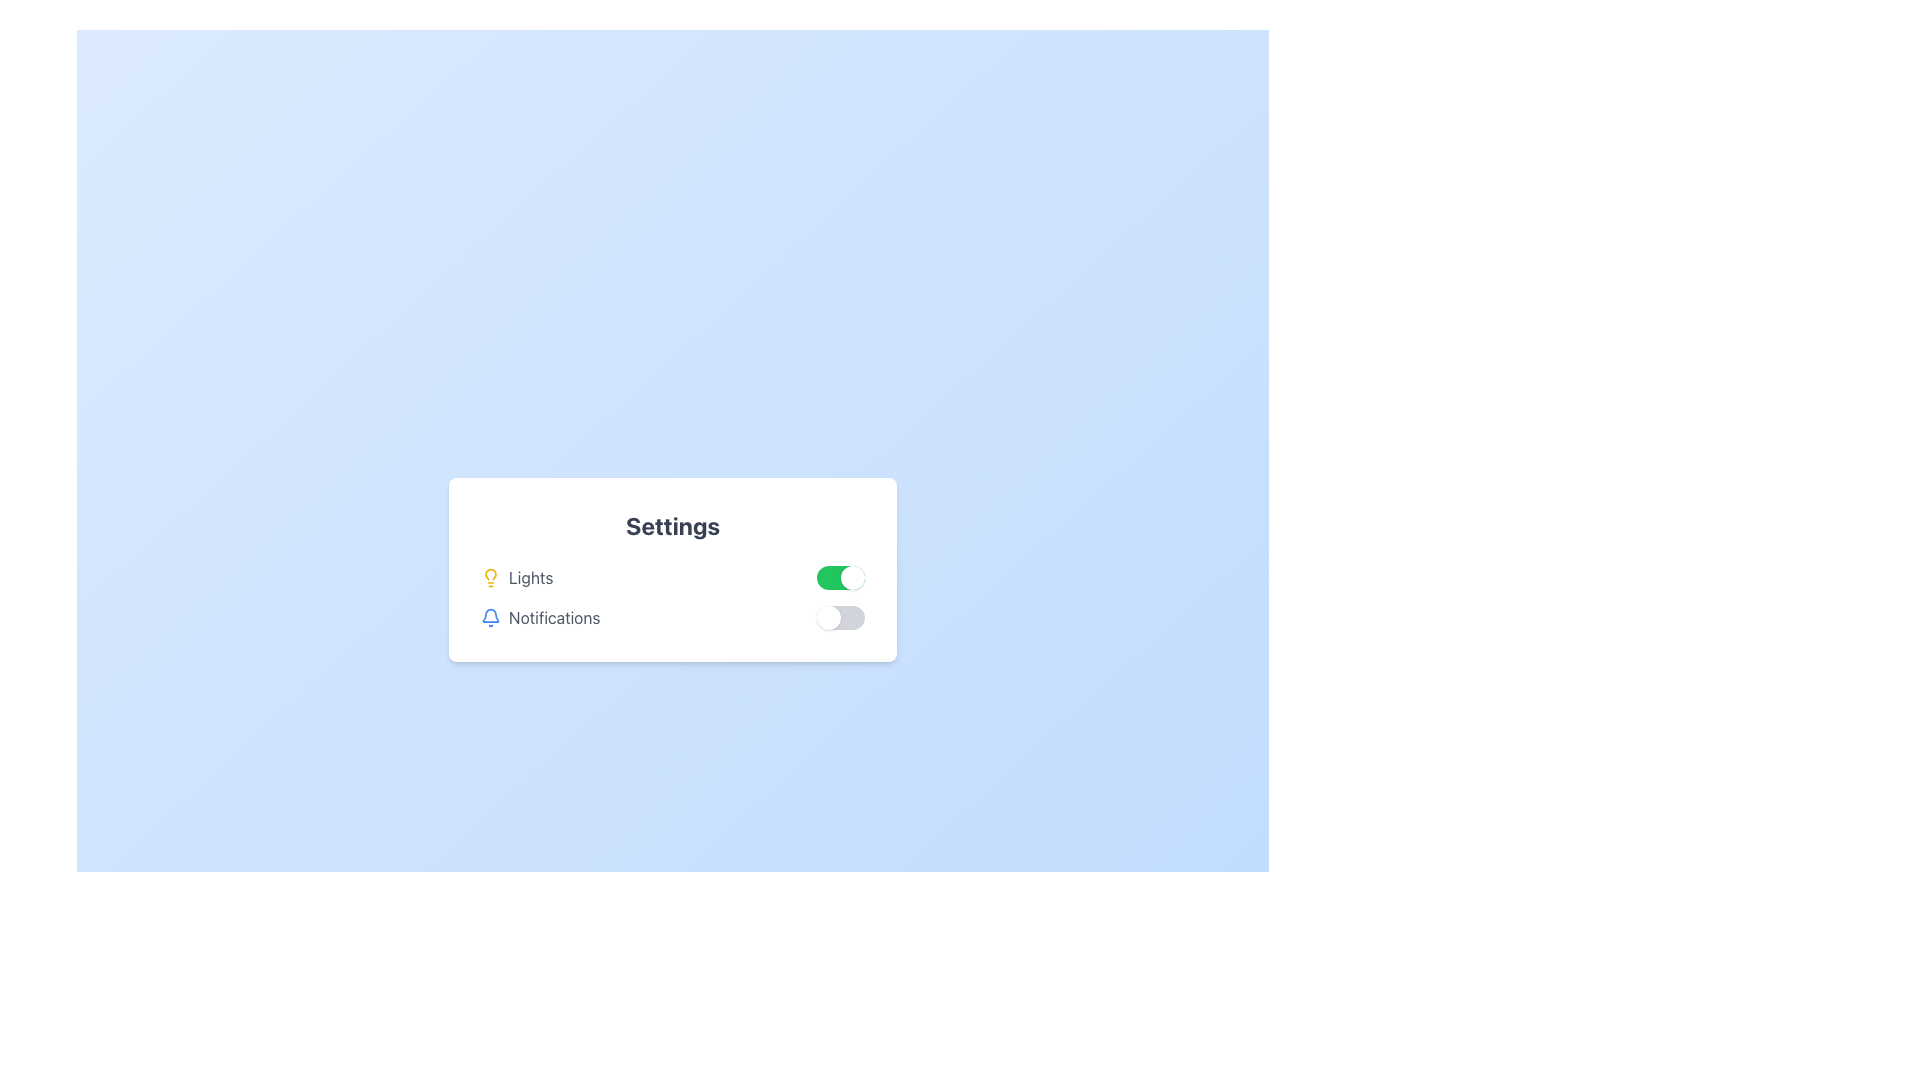 The height and width of the screenshot is (1080, 1920). Describe the element at coordinates (531, 578) in the screenshot. I see `the text label displaying 'Lights', which is gray in color and located within the 'Settings' card component, next to the lightbulb icon` at that location.